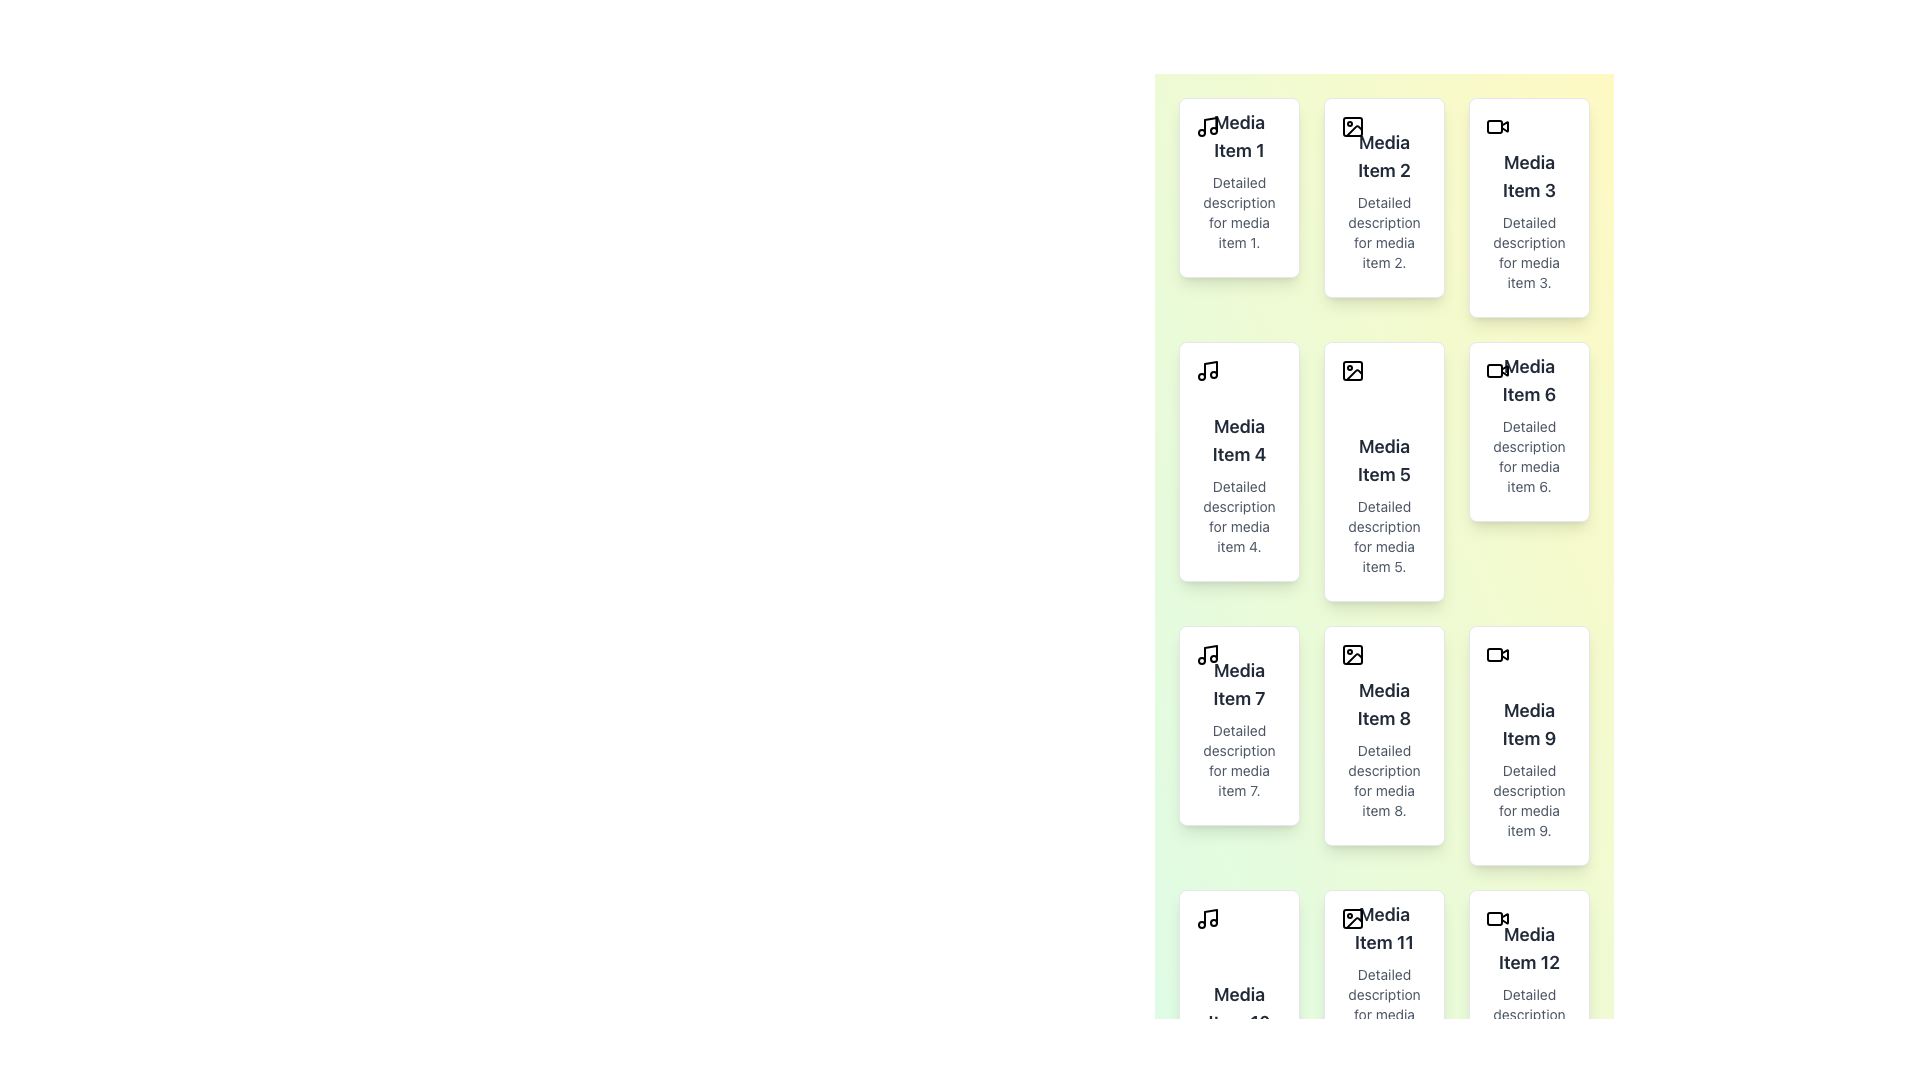 This screenshot has width=1920, height=1080. I want to click on the SVG-based graphical icon that represents a diagonal icon located in the fifth card of a 4x3 grid in the second row and second column, so click(1354, 375).